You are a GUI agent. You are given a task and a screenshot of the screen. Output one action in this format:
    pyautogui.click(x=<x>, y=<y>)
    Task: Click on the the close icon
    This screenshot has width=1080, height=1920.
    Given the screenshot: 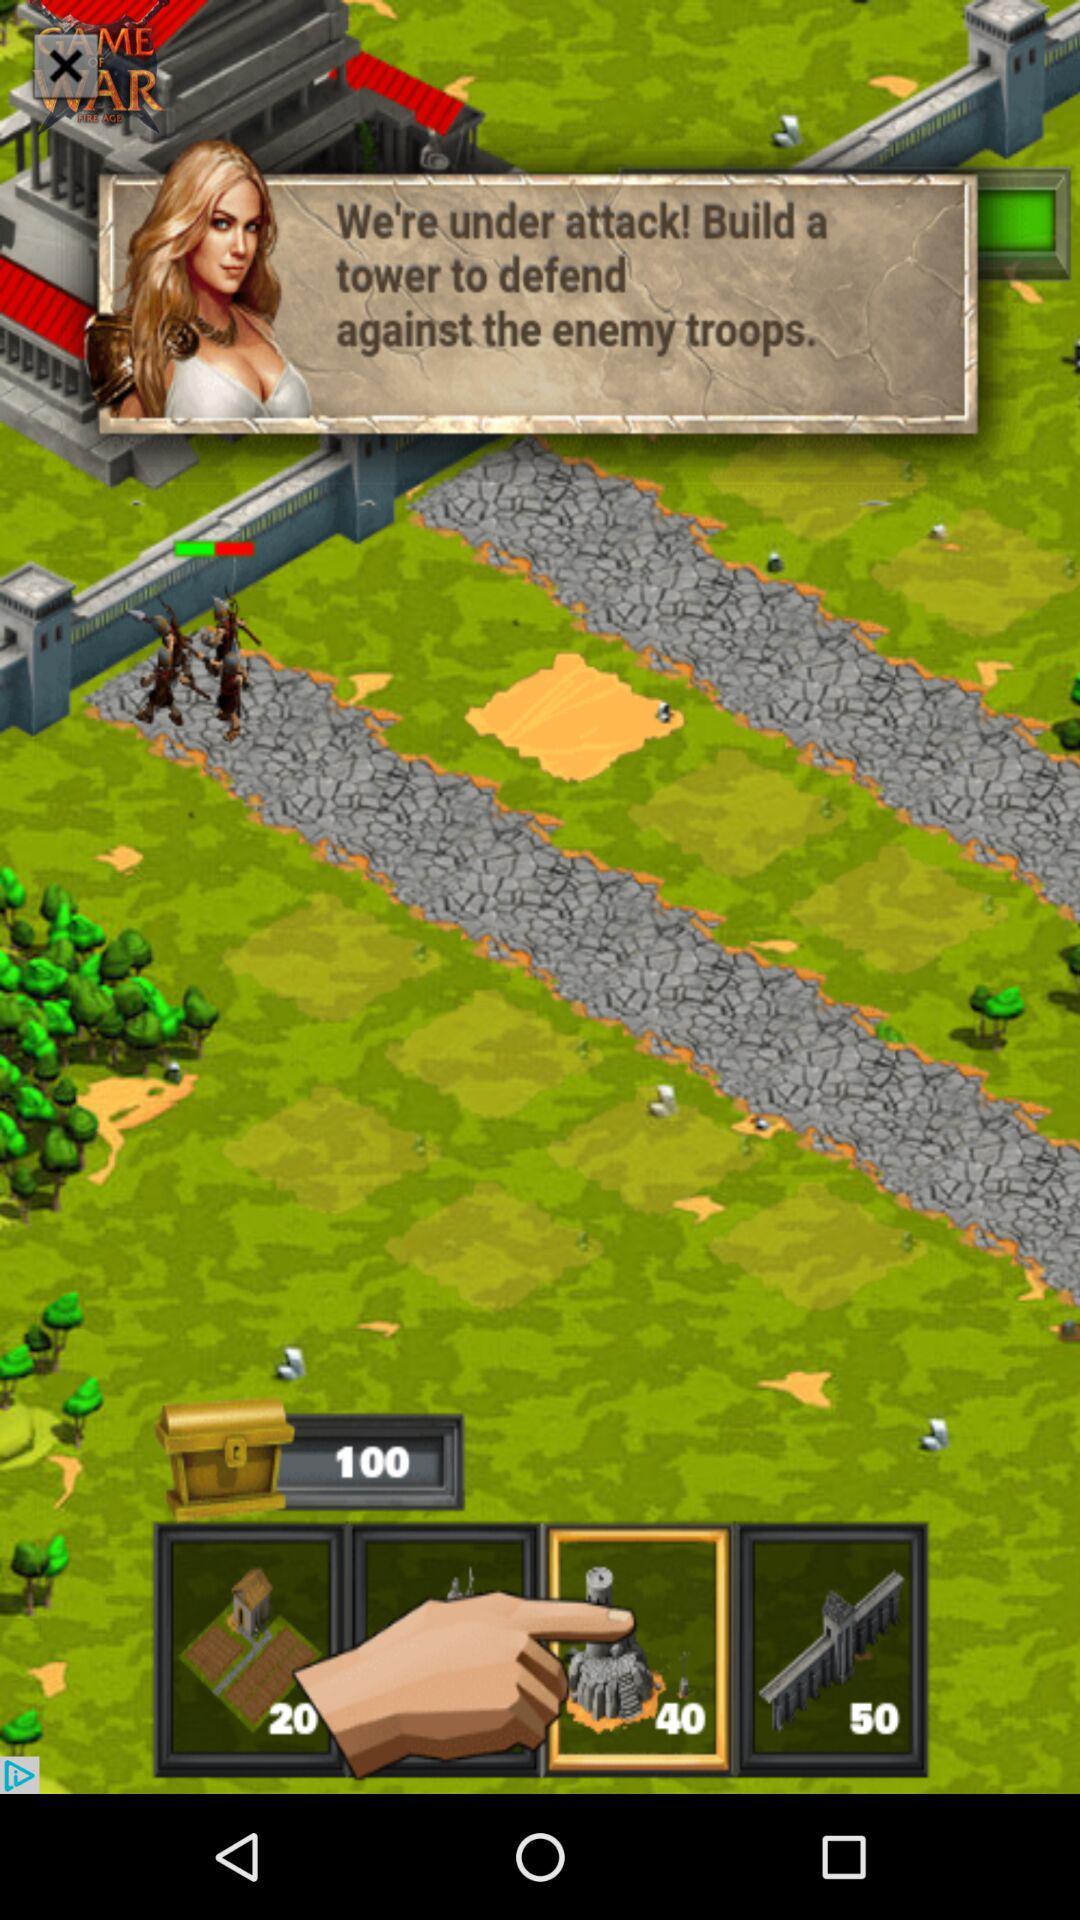 What is the action you would take?
    pyautogui.click(x=64, y=70)
    